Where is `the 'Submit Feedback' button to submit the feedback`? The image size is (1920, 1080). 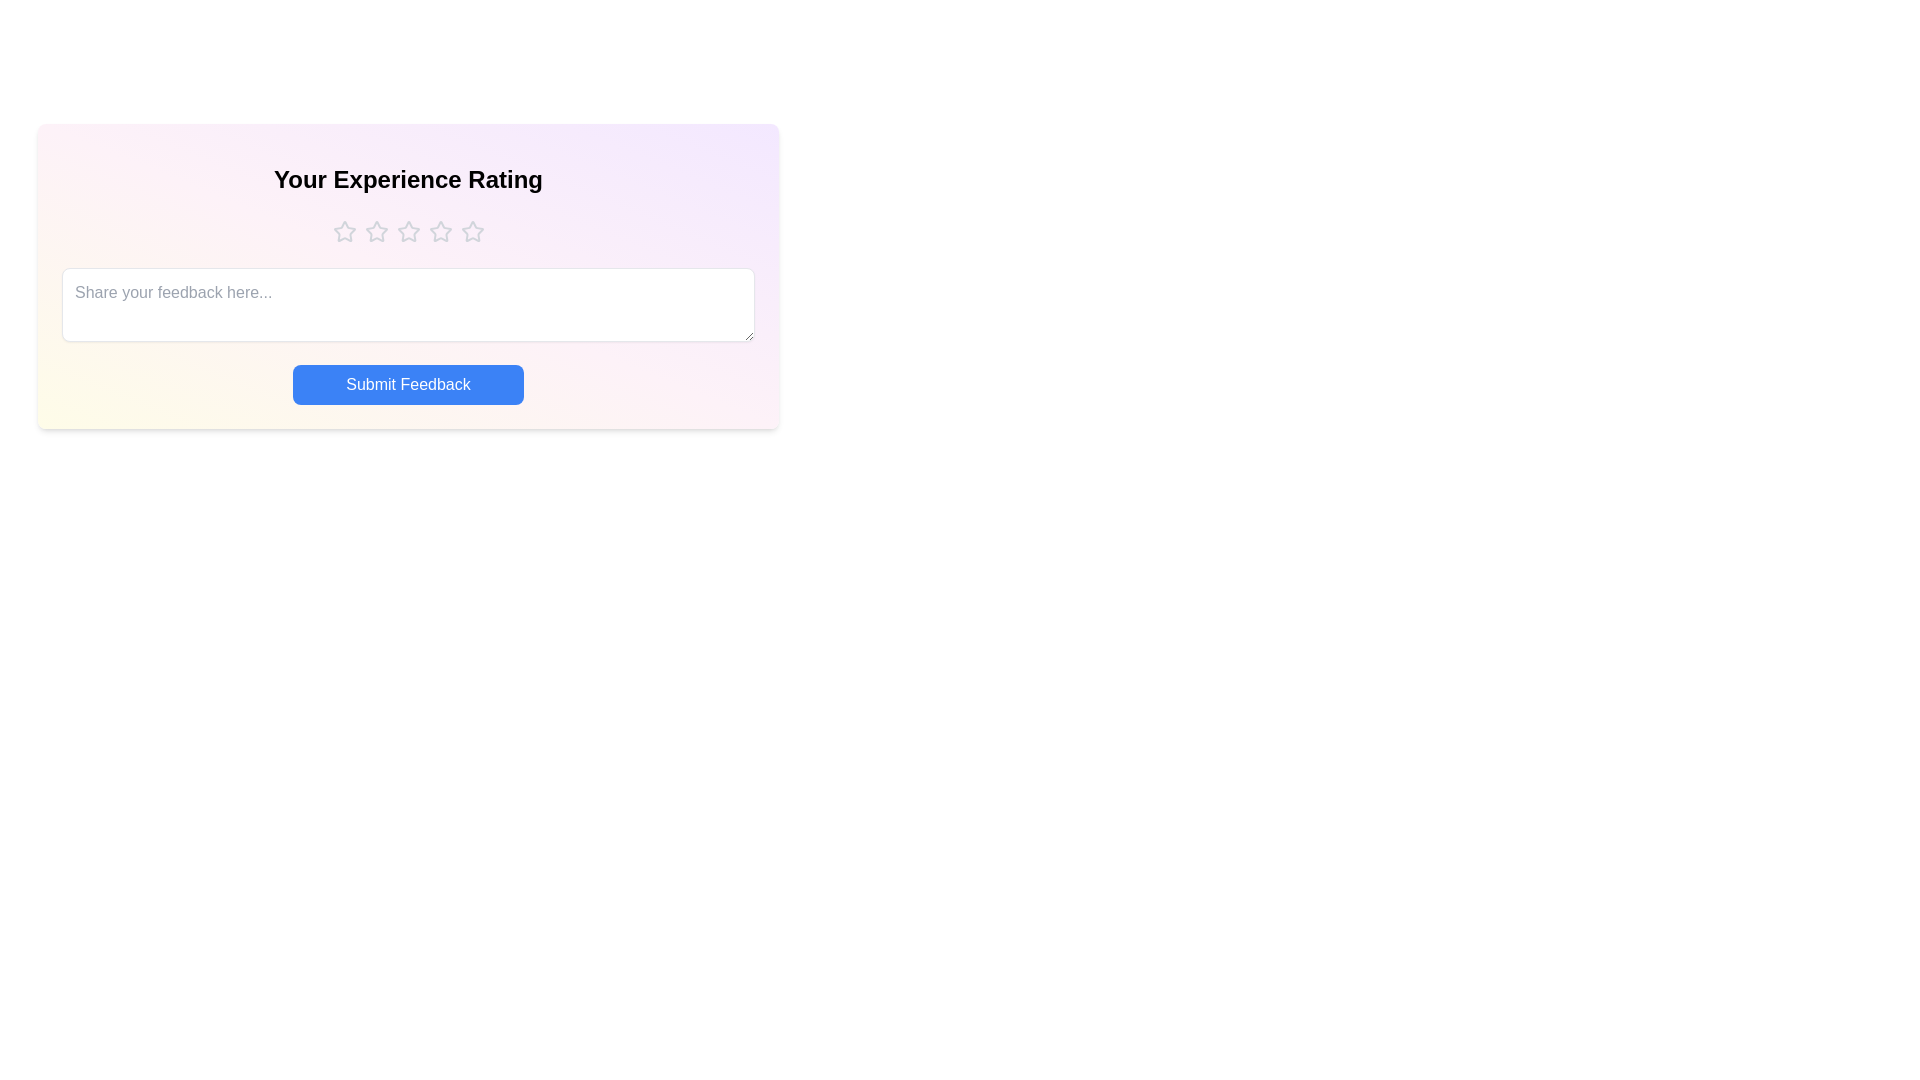 the 'Submit Feedback' button to submit the feedback is located at coordinates (407, 385).